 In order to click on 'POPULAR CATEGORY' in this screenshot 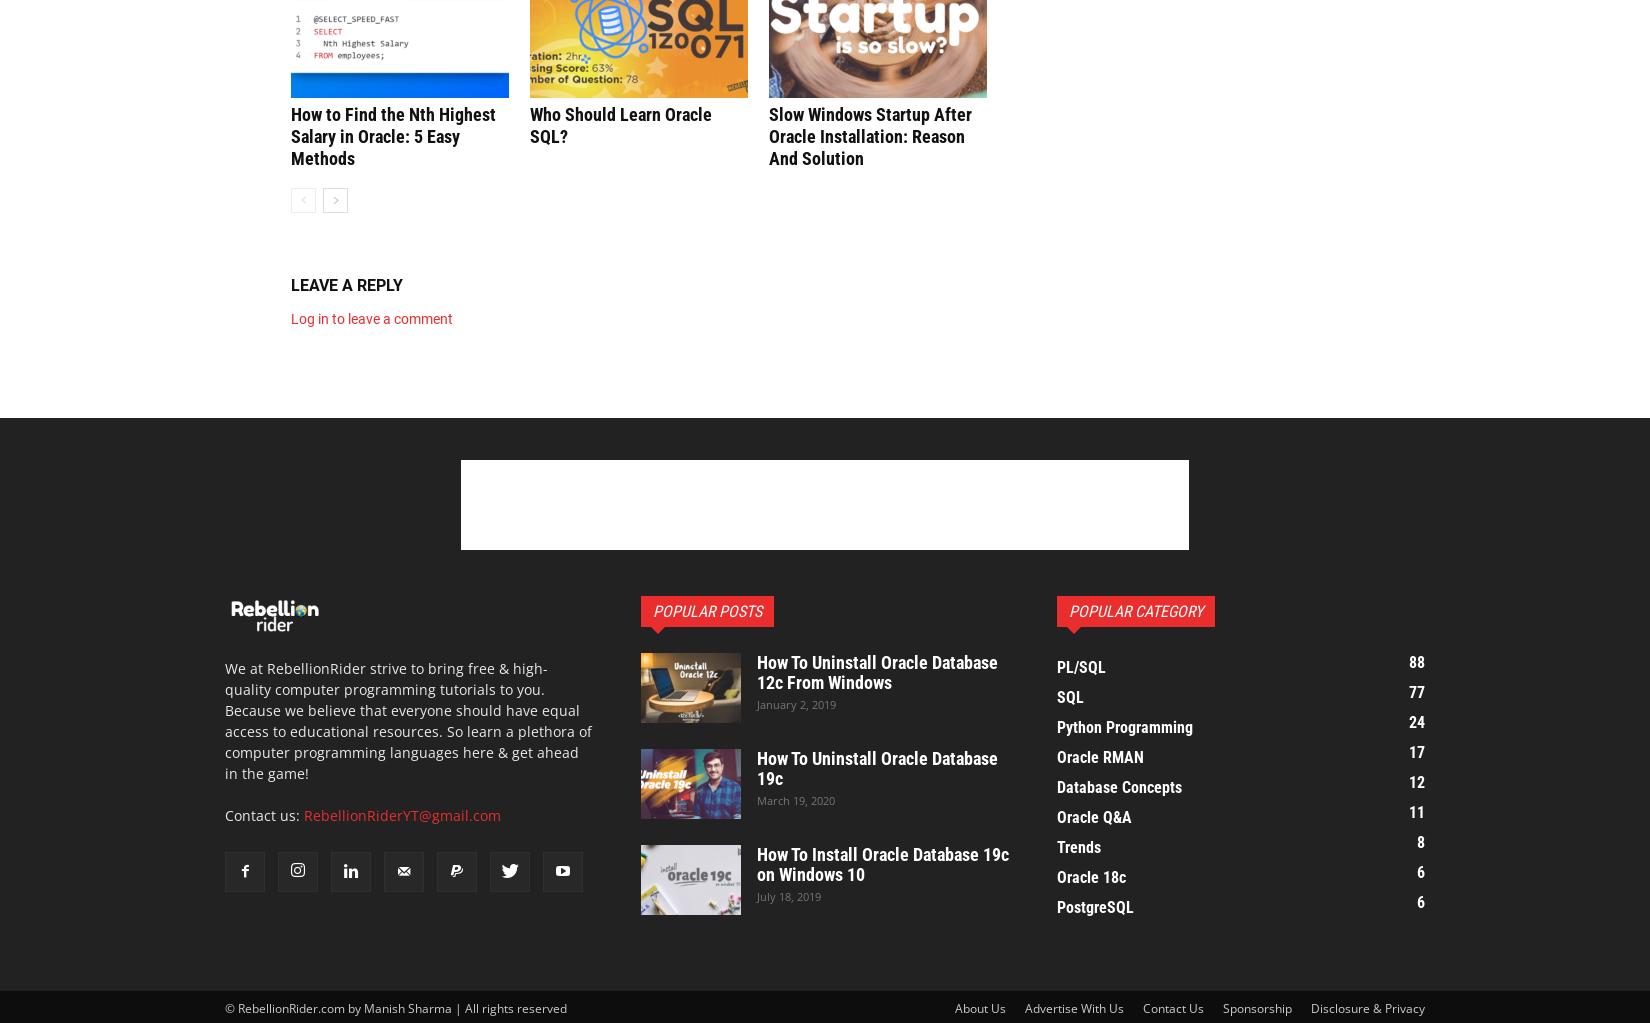, I will do `click(1069, 609)`.